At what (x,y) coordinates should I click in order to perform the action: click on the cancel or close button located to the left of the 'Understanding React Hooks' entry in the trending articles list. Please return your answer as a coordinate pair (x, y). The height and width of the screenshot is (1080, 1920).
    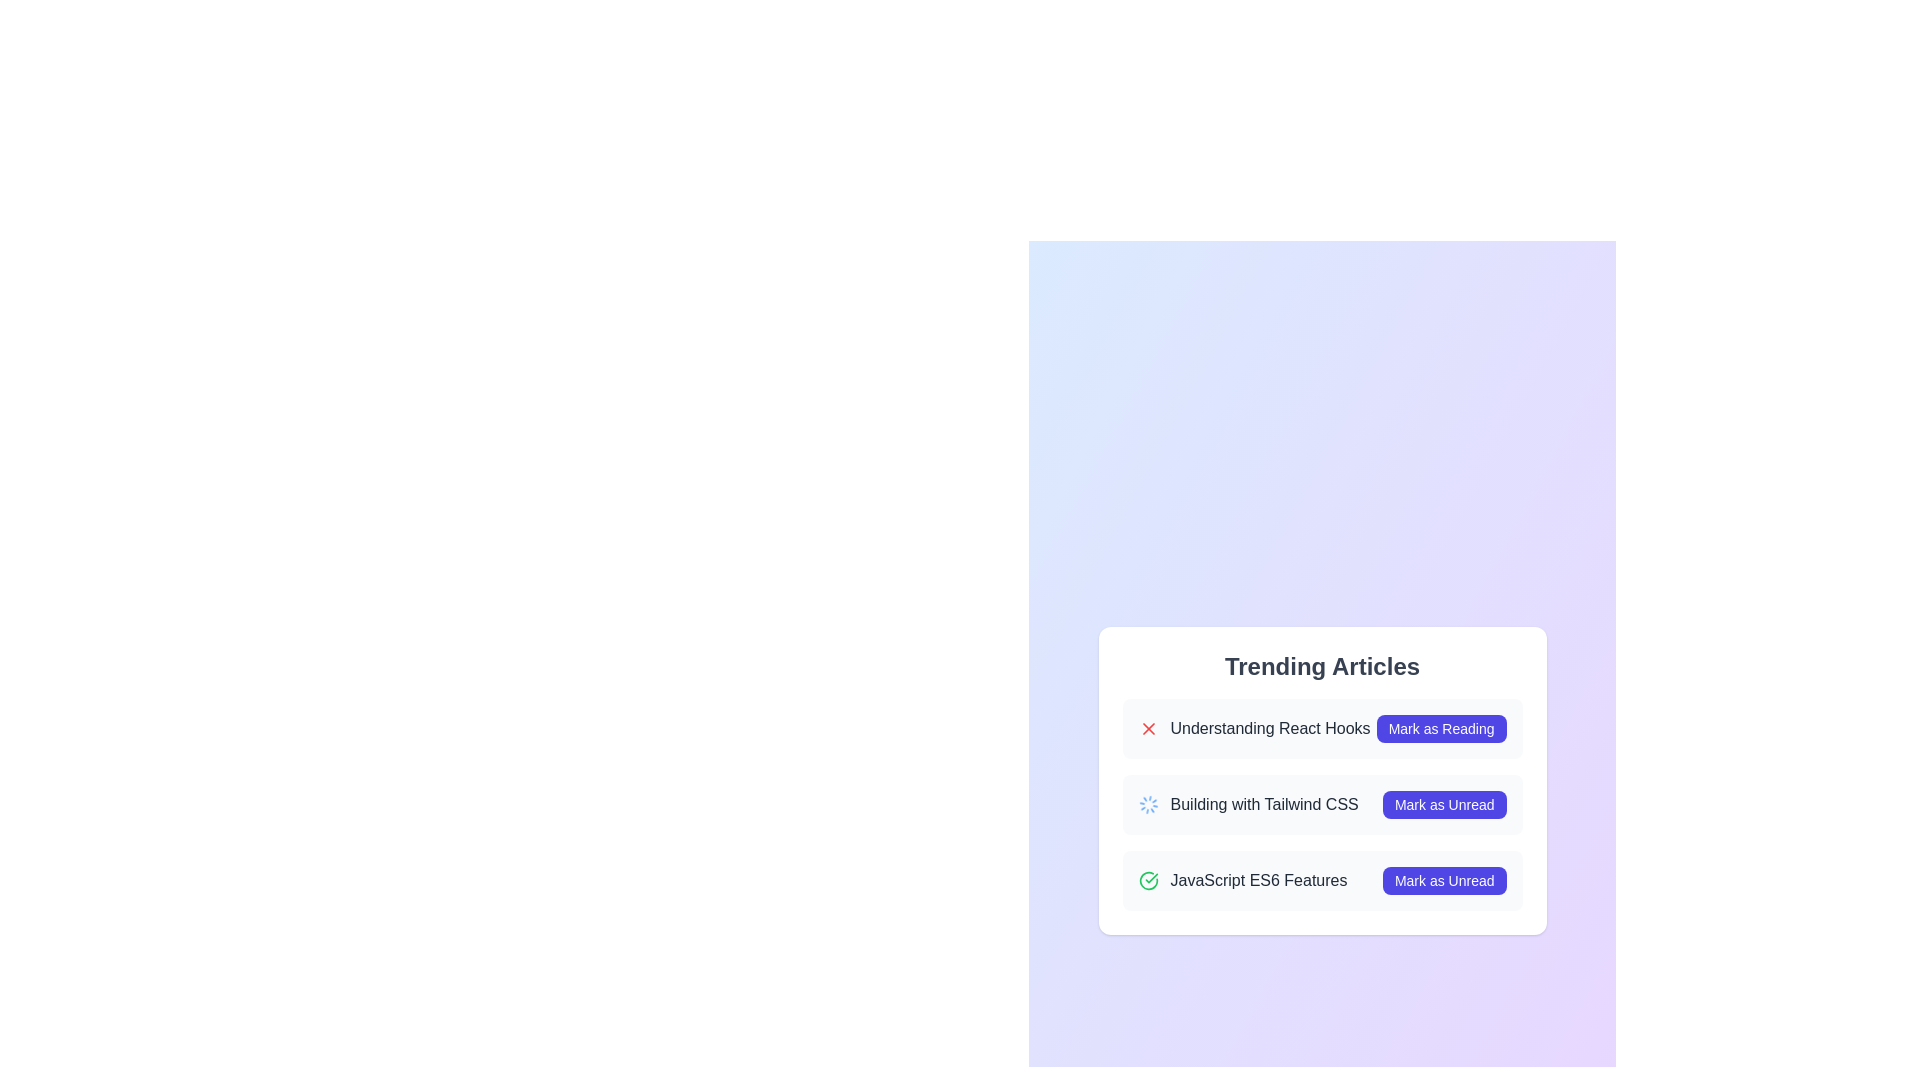
    Looking at the image, I should click on (1148, 729).